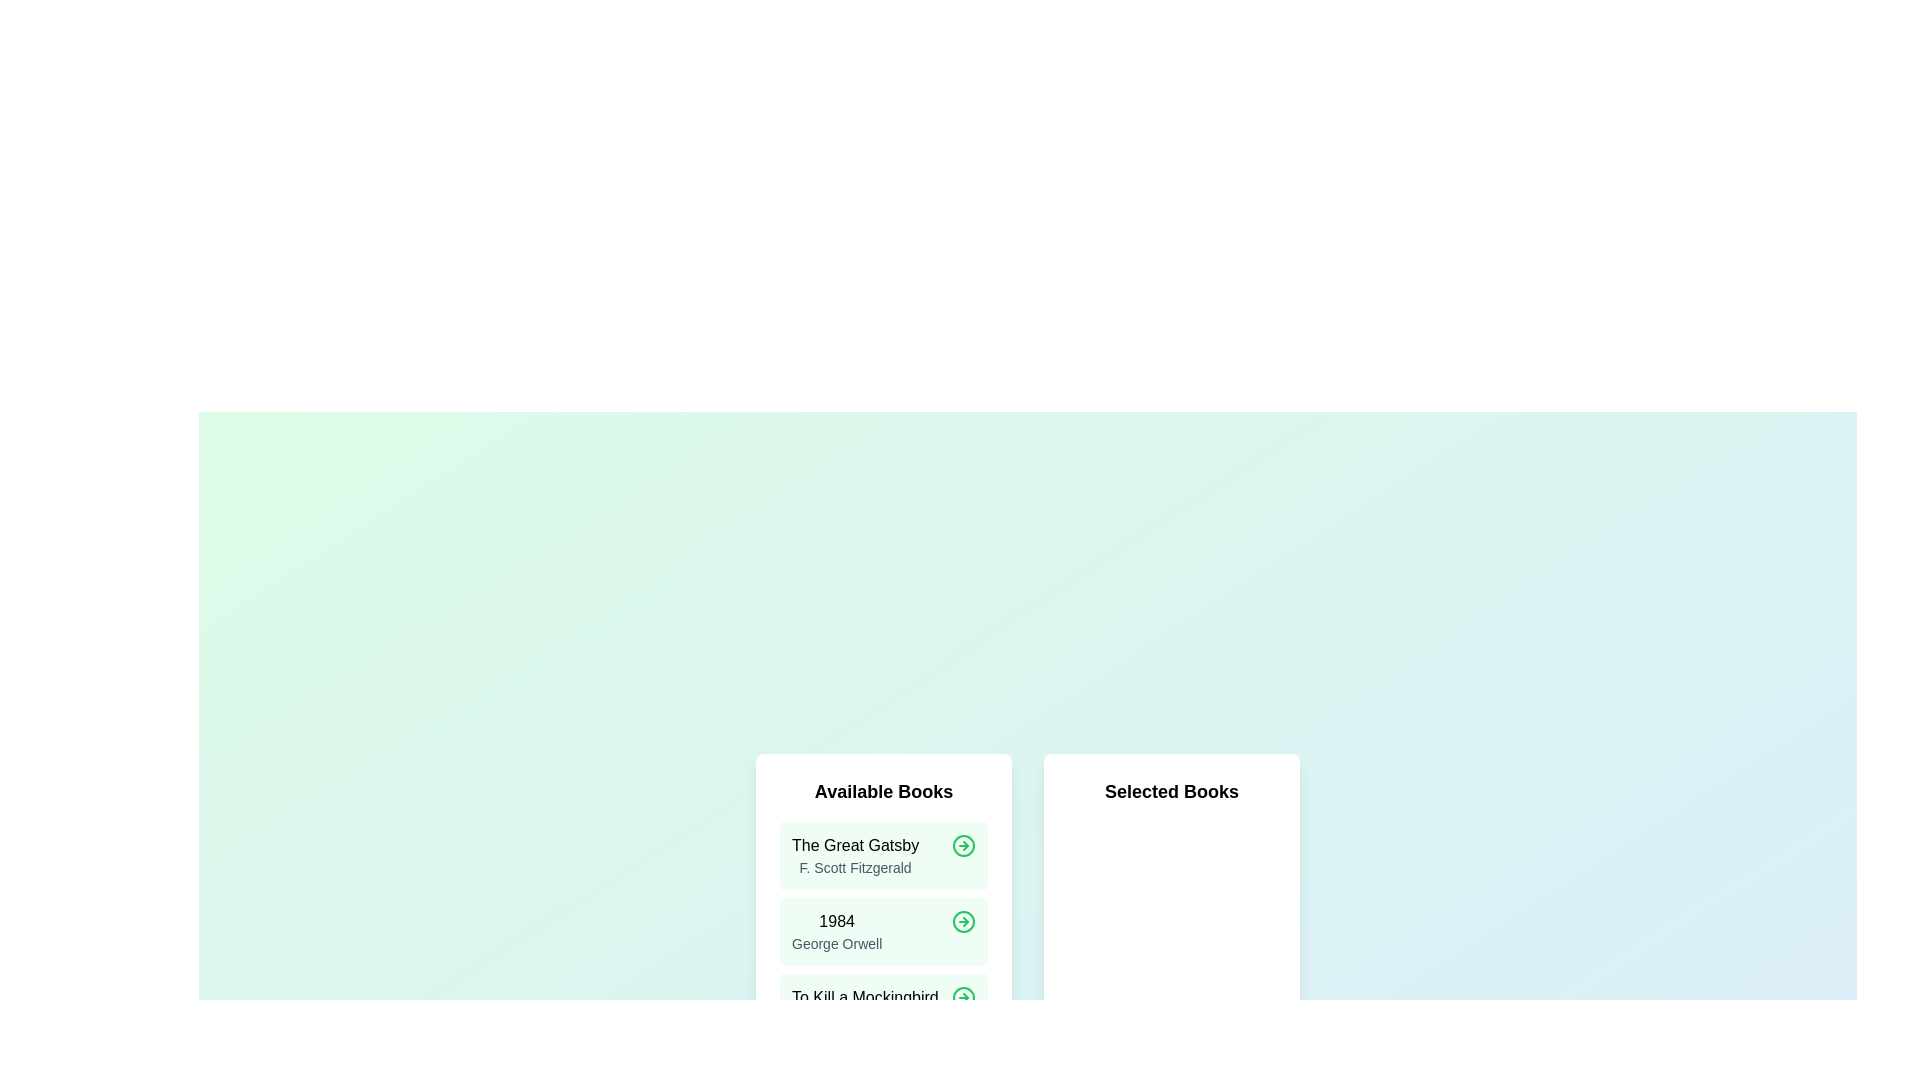 The width and height of the screenshot is (1920, 1080). I want to click on the green arrow button next to the book titled The Great Gatsby in the available list to move it to the selected list, so click(964, 845).